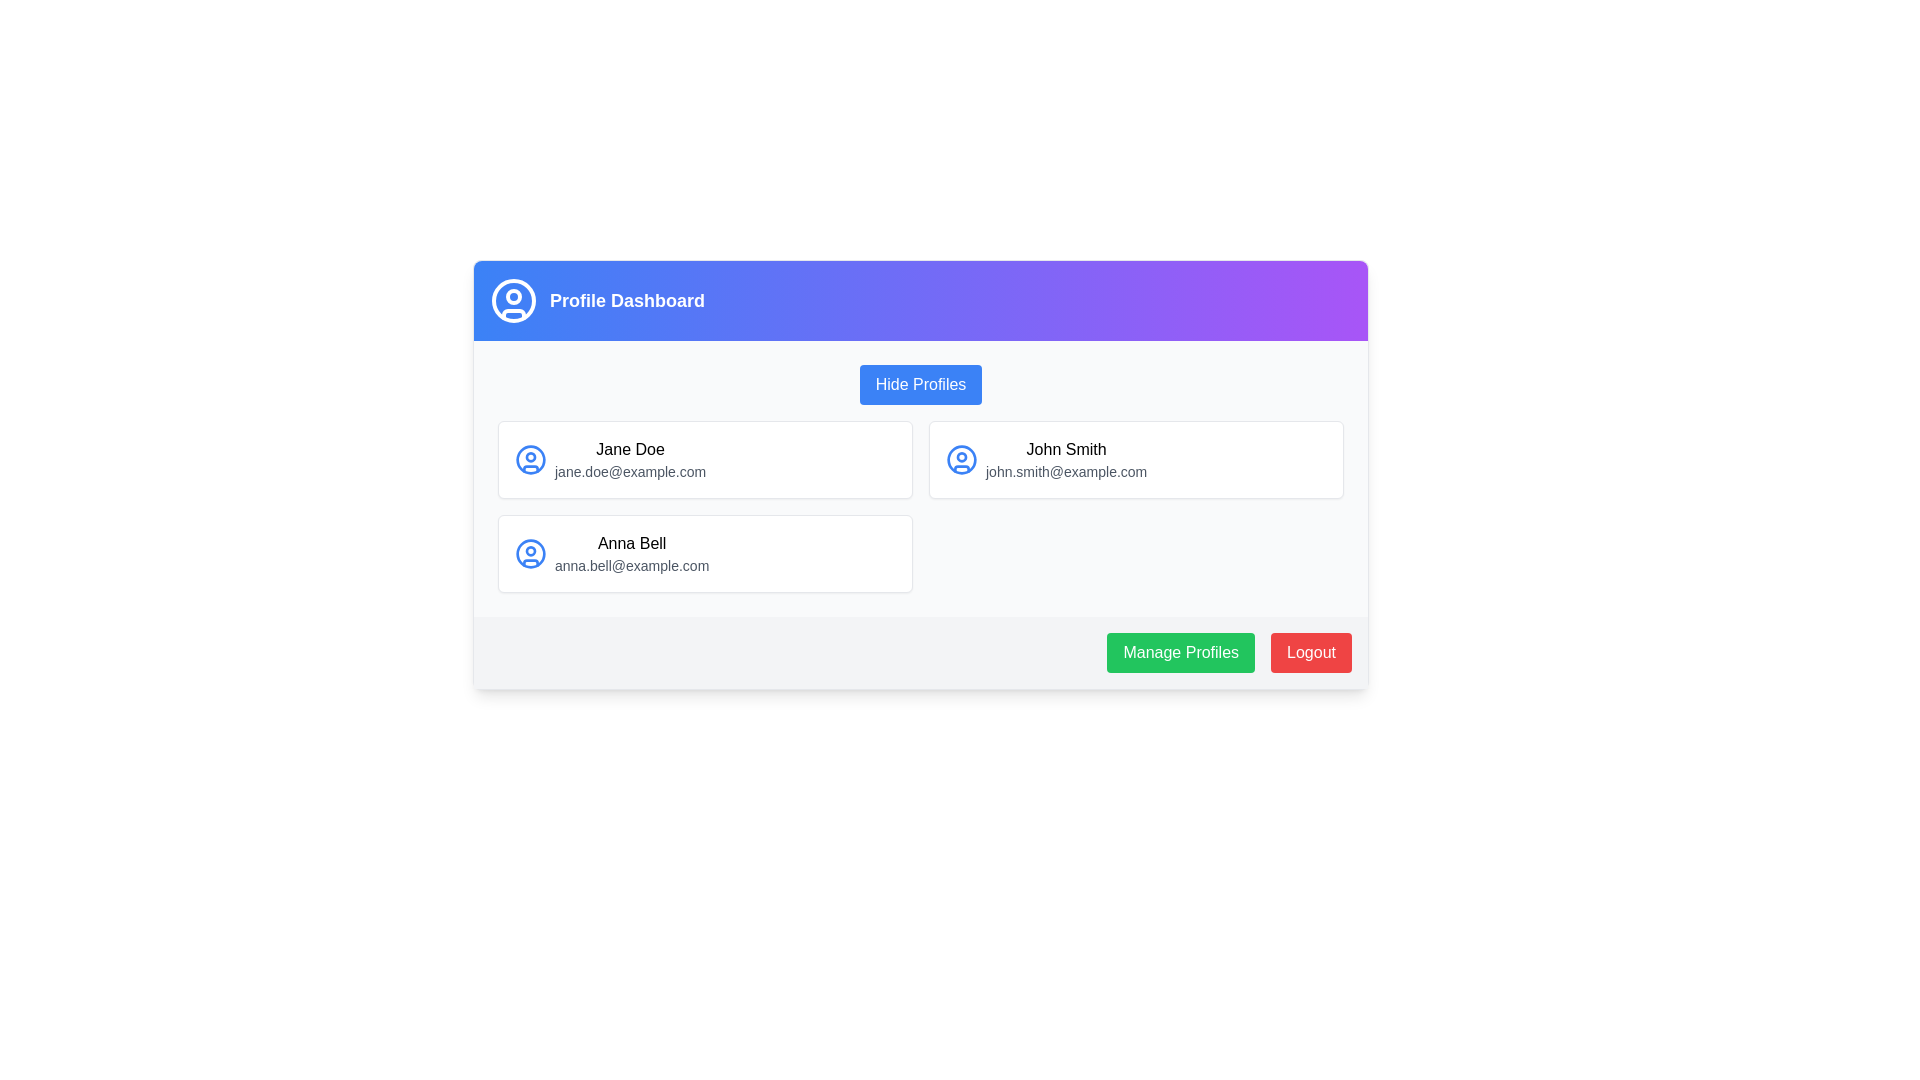 Image resolution: width=1920 pixels, height=1080 pixels. Describe the element at coordinates (531, 554) in the screenshot. I see `the circular user icon with a blue outline, located to the left of the text 'Anna Bell' and 'anna.bell@example.com'` at that location.